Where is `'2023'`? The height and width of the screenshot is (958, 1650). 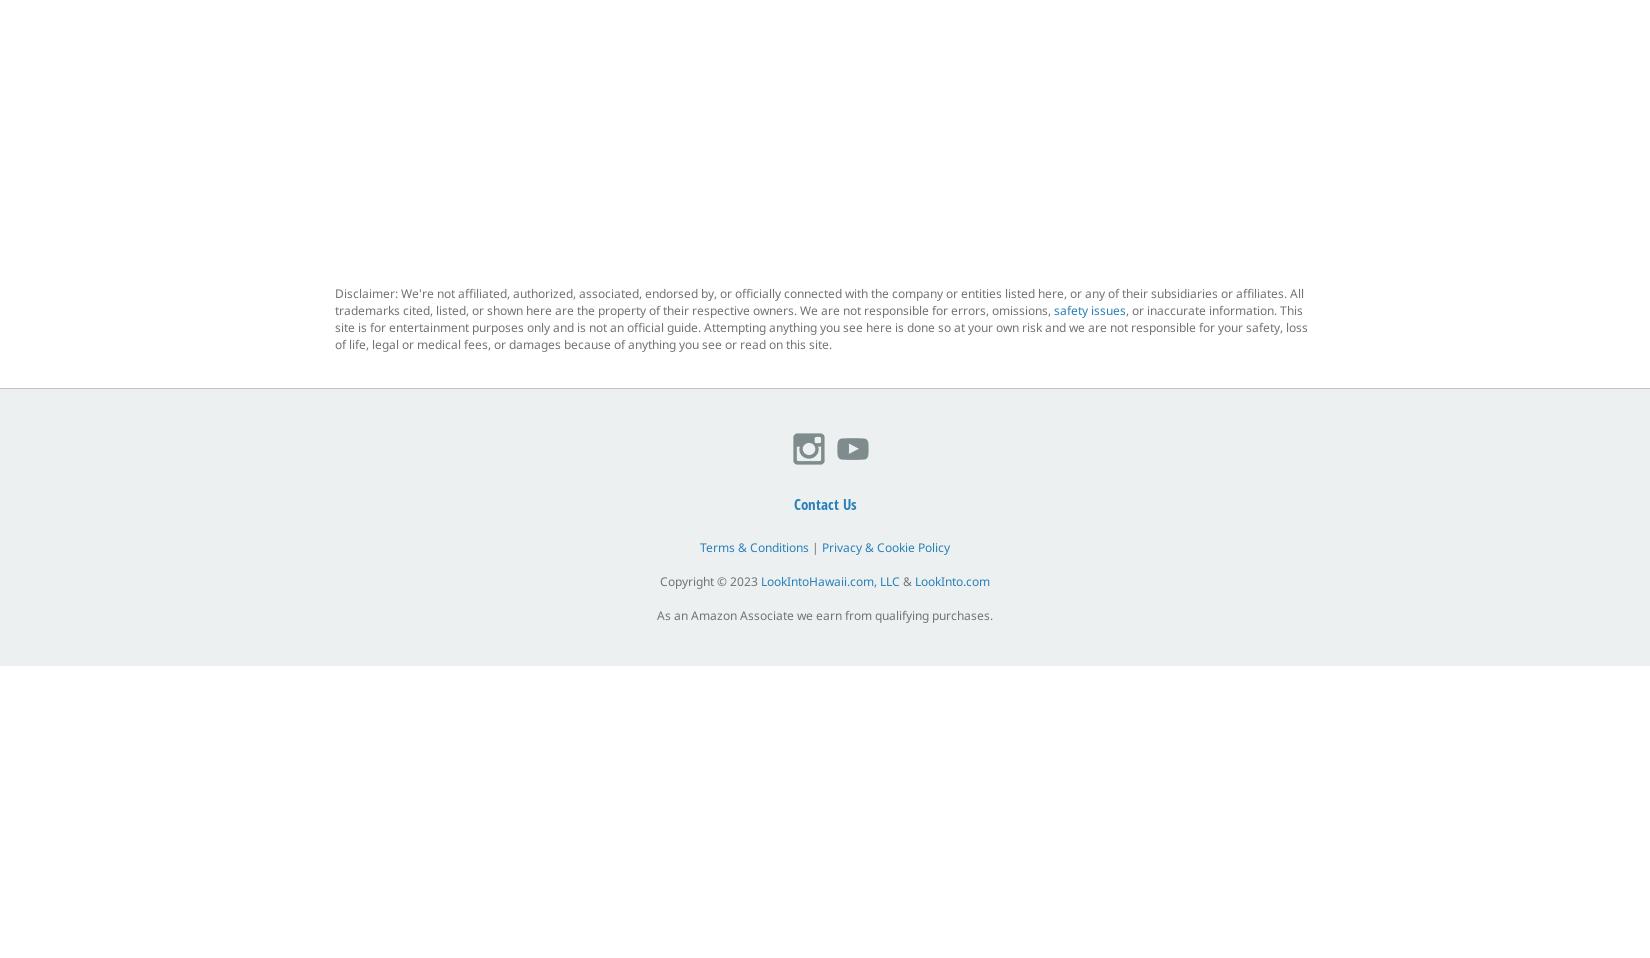
'2023' is located at coordinates (742, 581).